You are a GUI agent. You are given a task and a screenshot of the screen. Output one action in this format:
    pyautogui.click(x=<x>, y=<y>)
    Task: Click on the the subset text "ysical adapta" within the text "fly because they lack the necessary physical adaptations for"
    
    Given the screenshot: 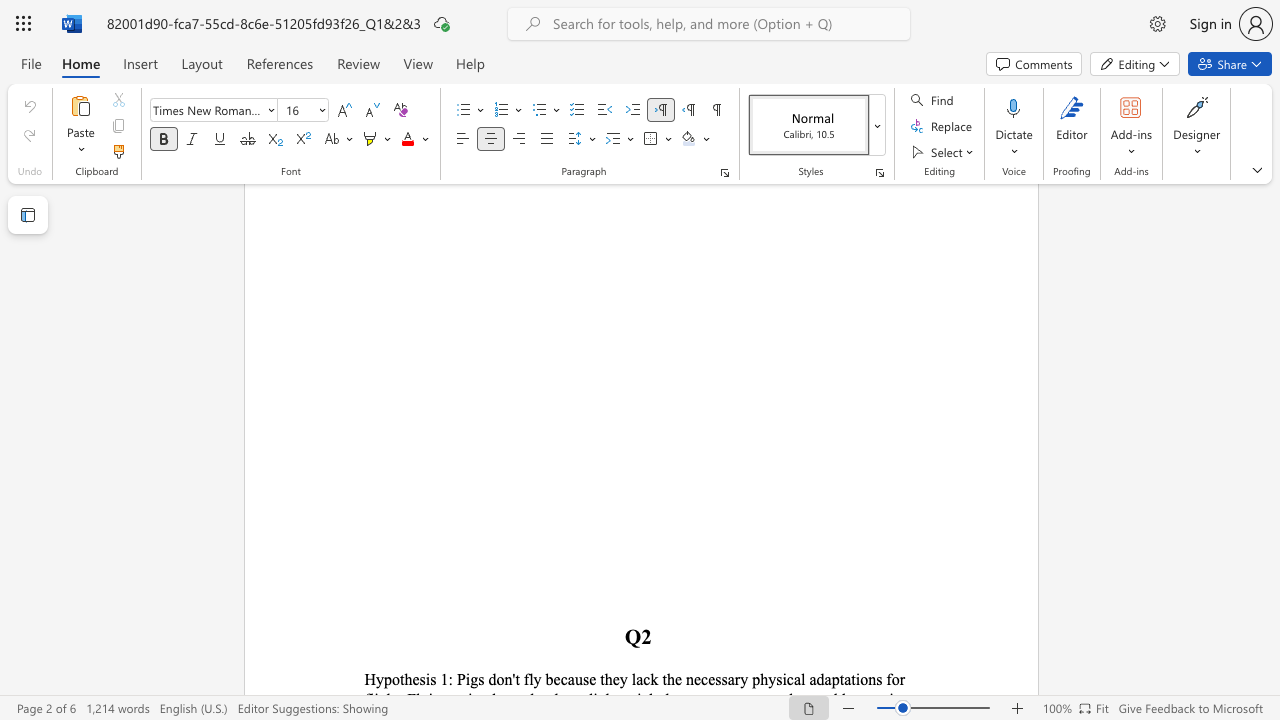 What is the action you would take?
    pyautogui.click(x=767, y=678)
    